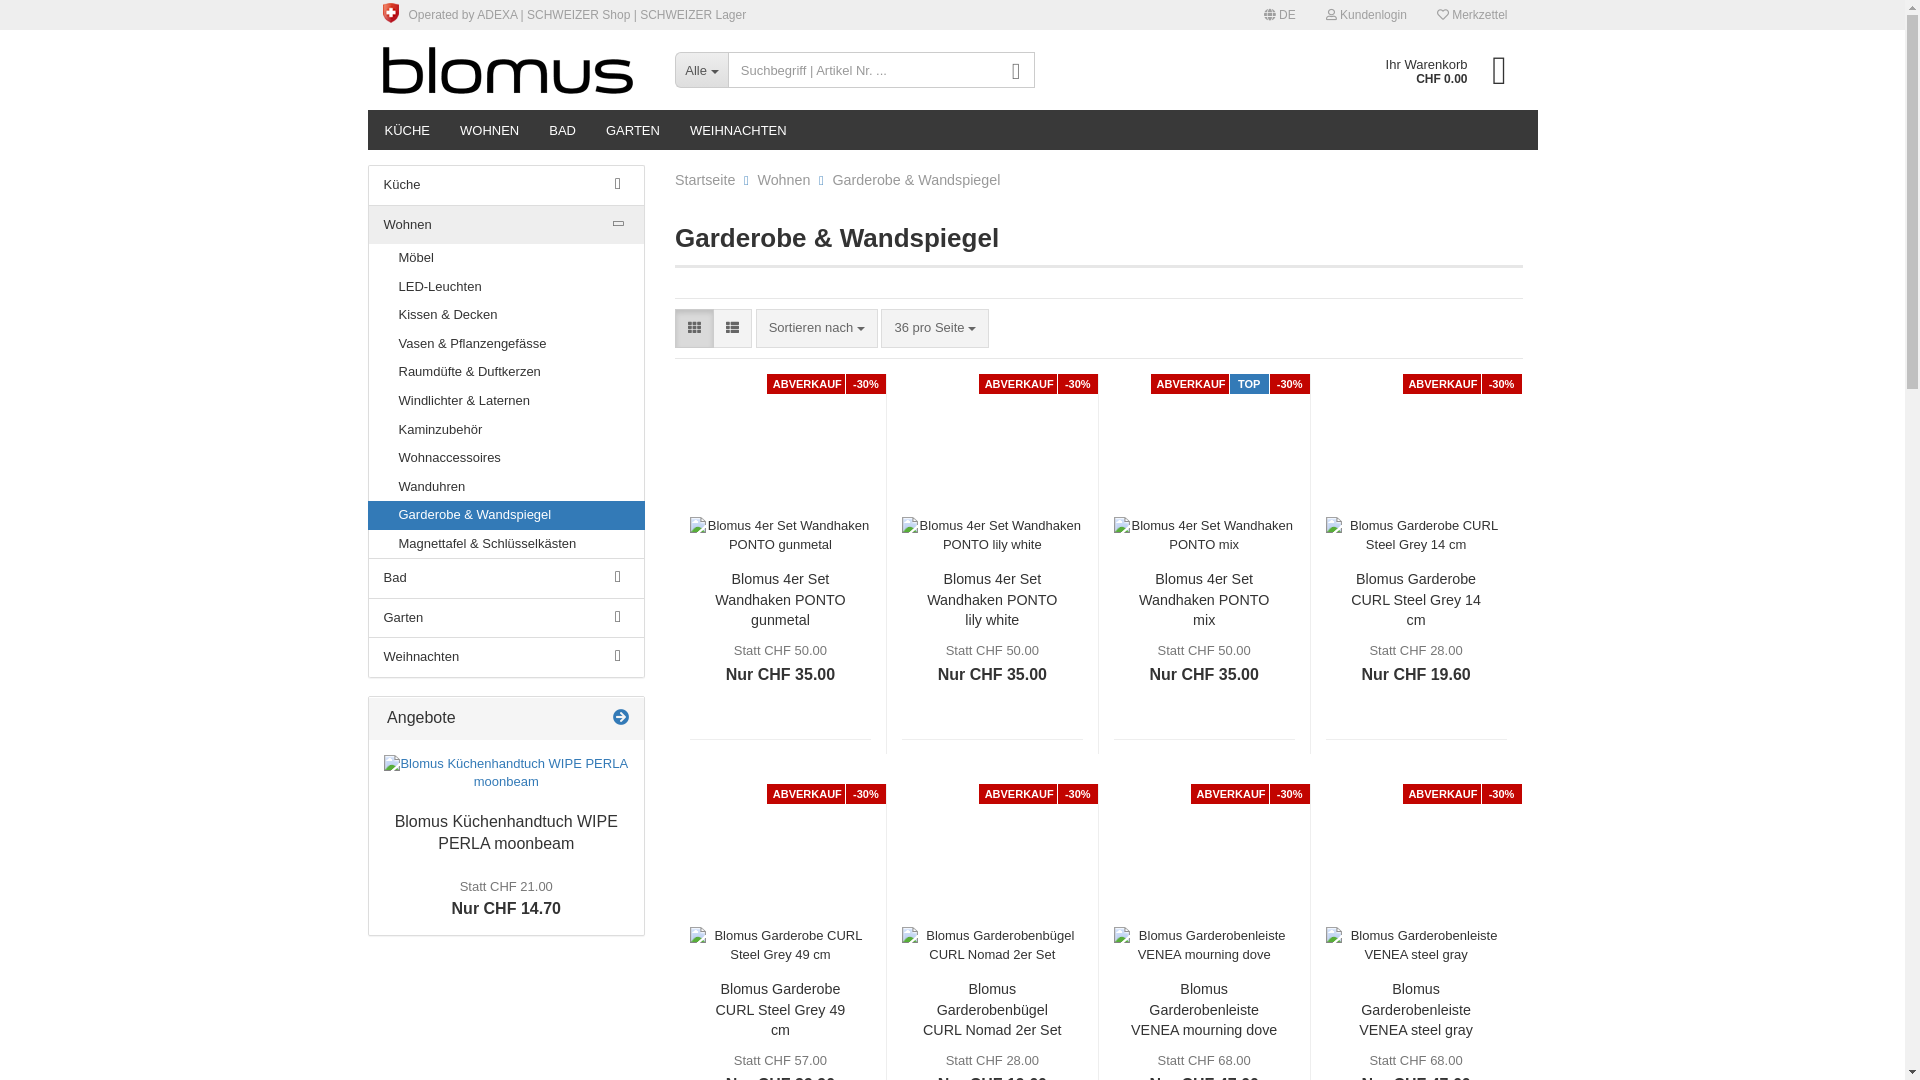 This screenshot has height=1080, width=1920. Describe the element at coordinates (513, 68) in the screenshot. I see `'BLOMUS.CH'` at that location.